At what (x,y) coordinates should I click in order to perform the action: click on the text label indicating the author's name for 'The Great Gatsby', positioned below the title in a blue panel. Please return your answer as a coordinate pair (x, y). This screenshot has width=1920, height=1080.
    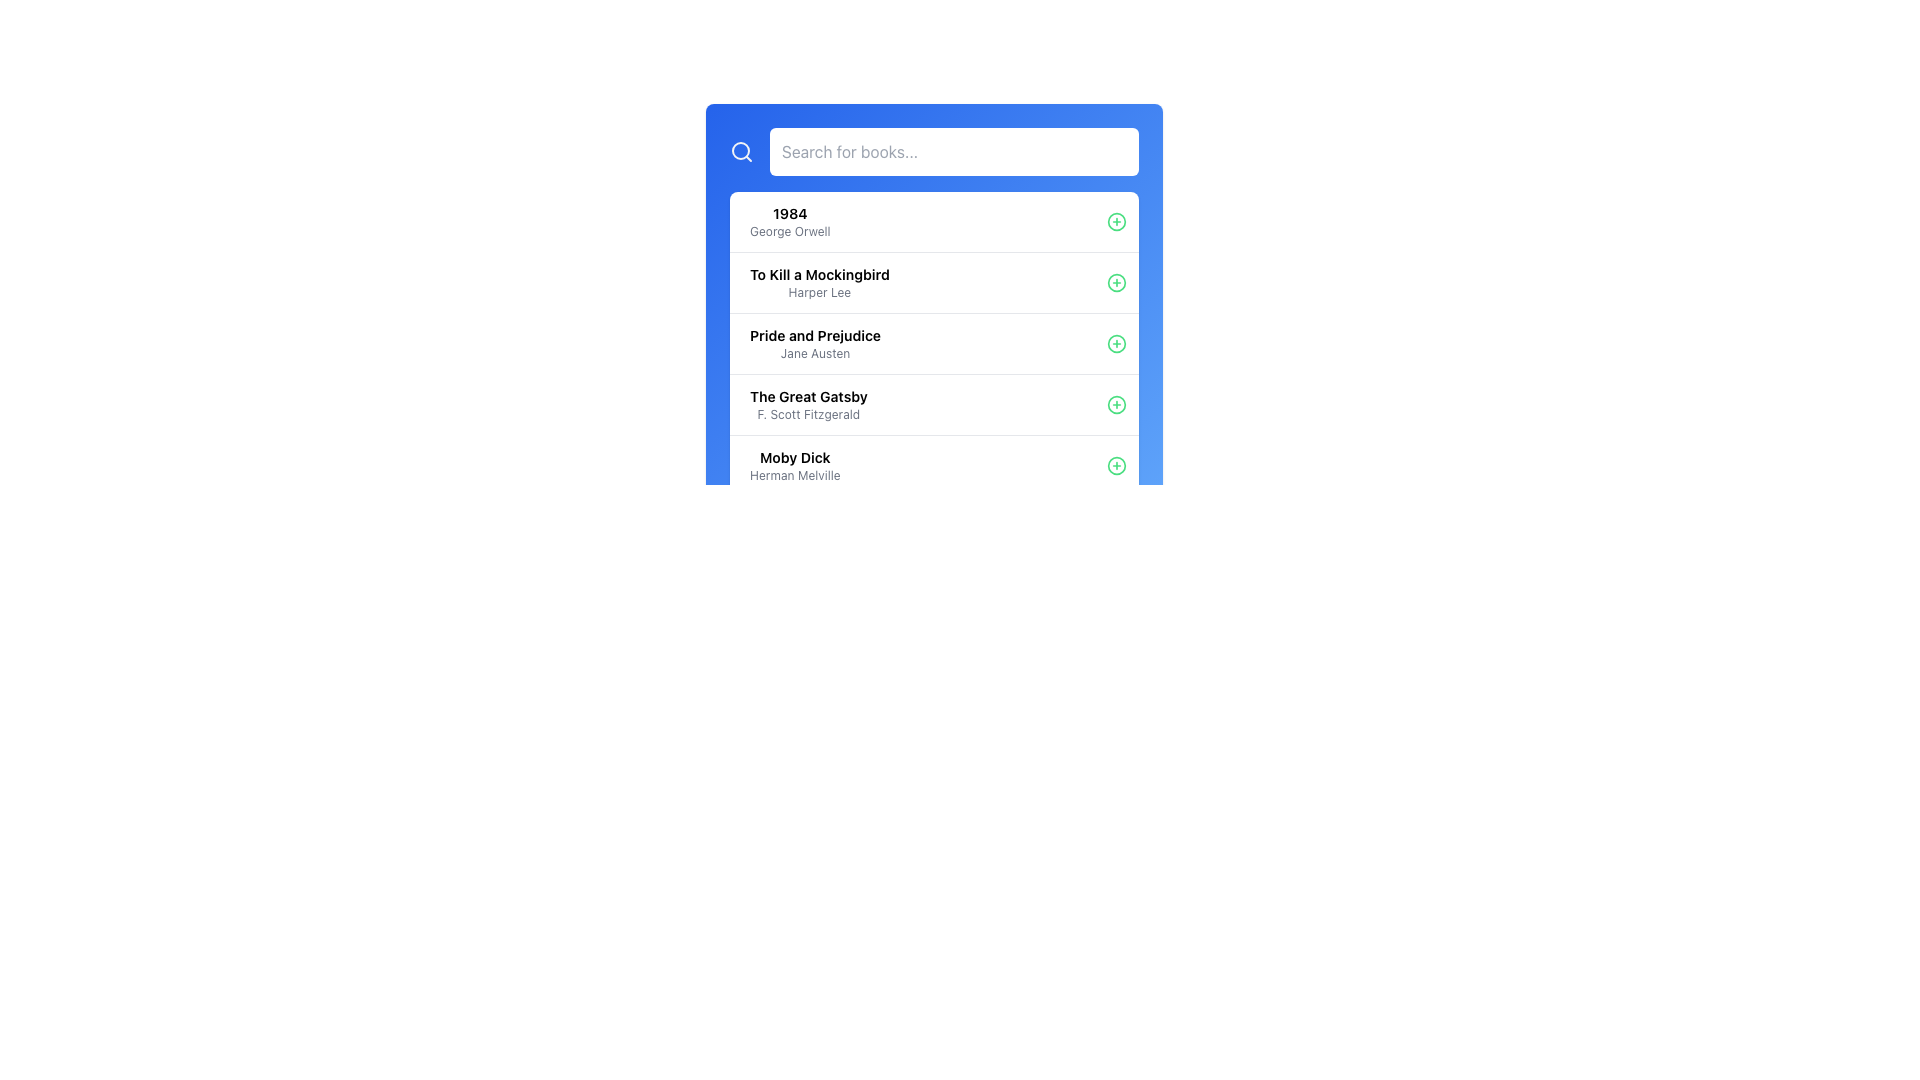
    Looking at the image, I should click on (808, 414).